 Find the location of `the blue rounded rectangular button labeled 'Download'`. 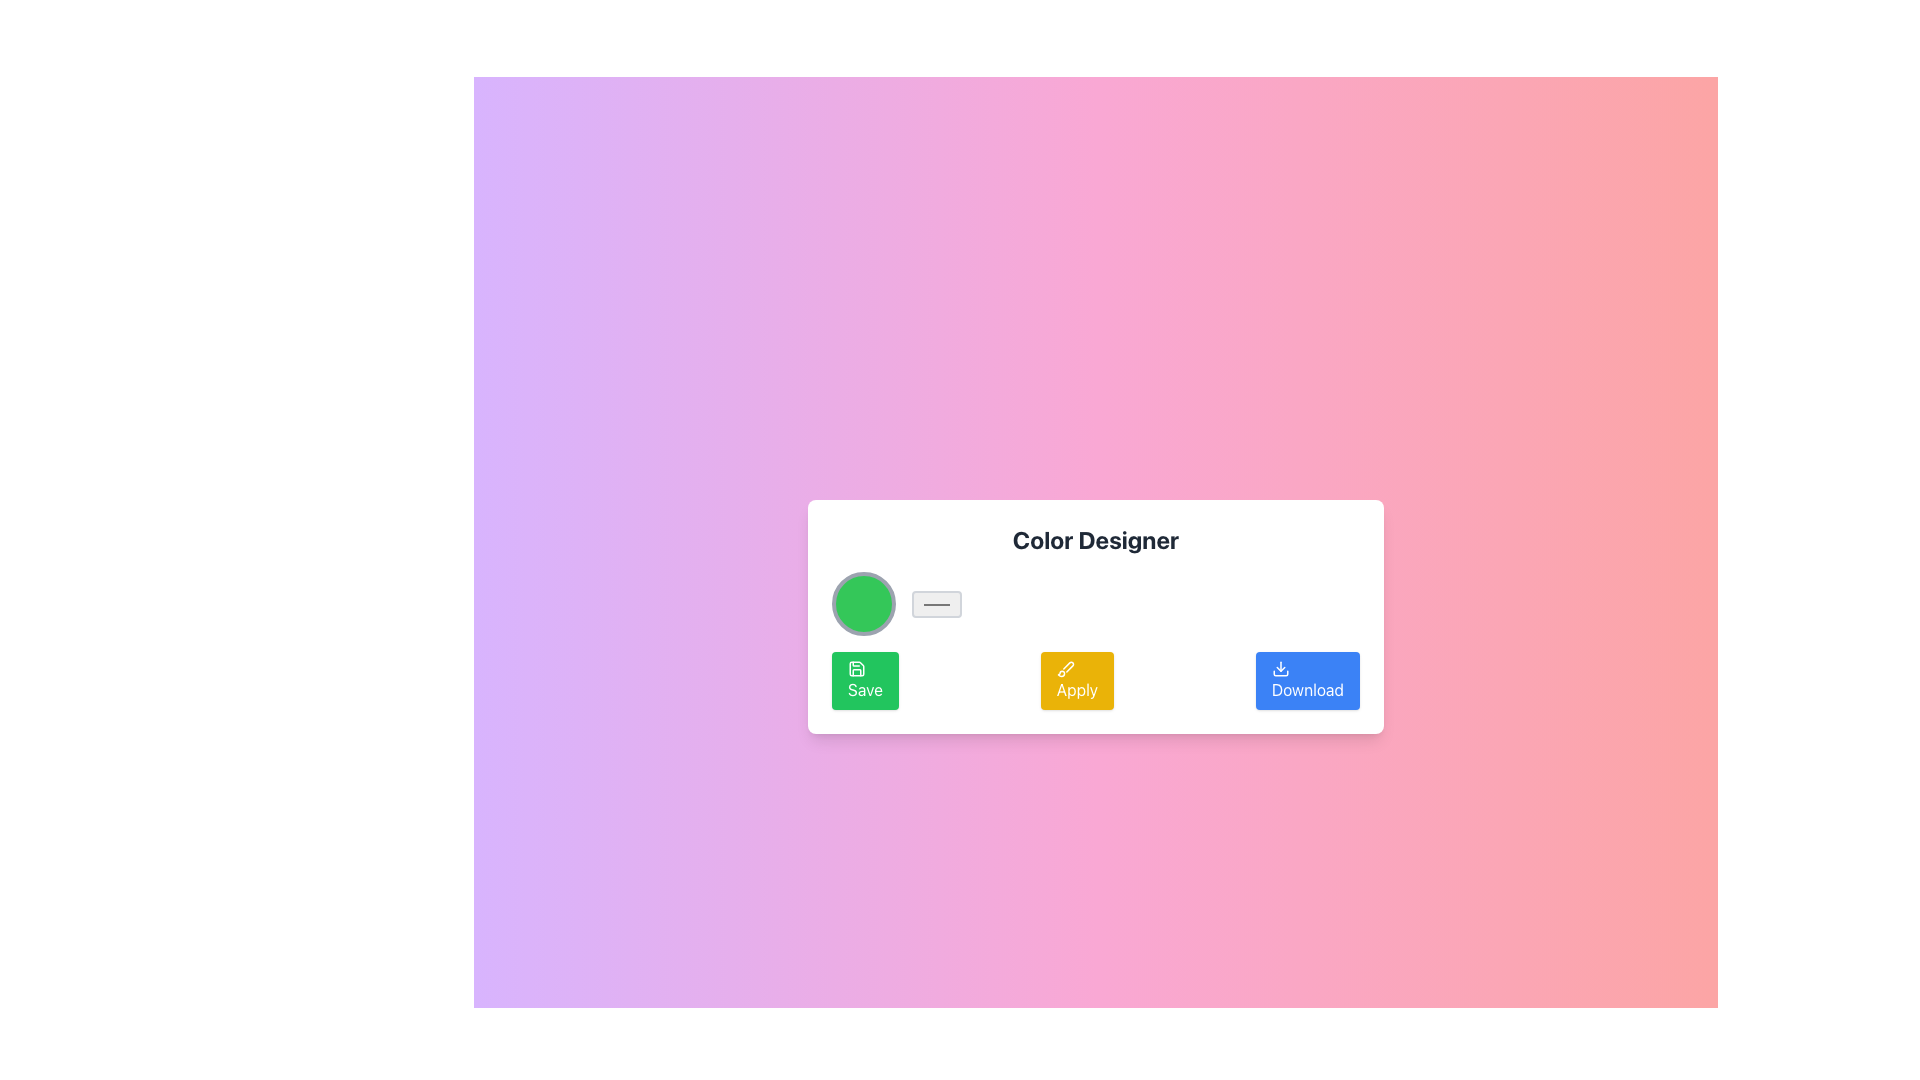

the blue rounded rectangular button labeled 'Download' is located at coordinates (1307, 680).